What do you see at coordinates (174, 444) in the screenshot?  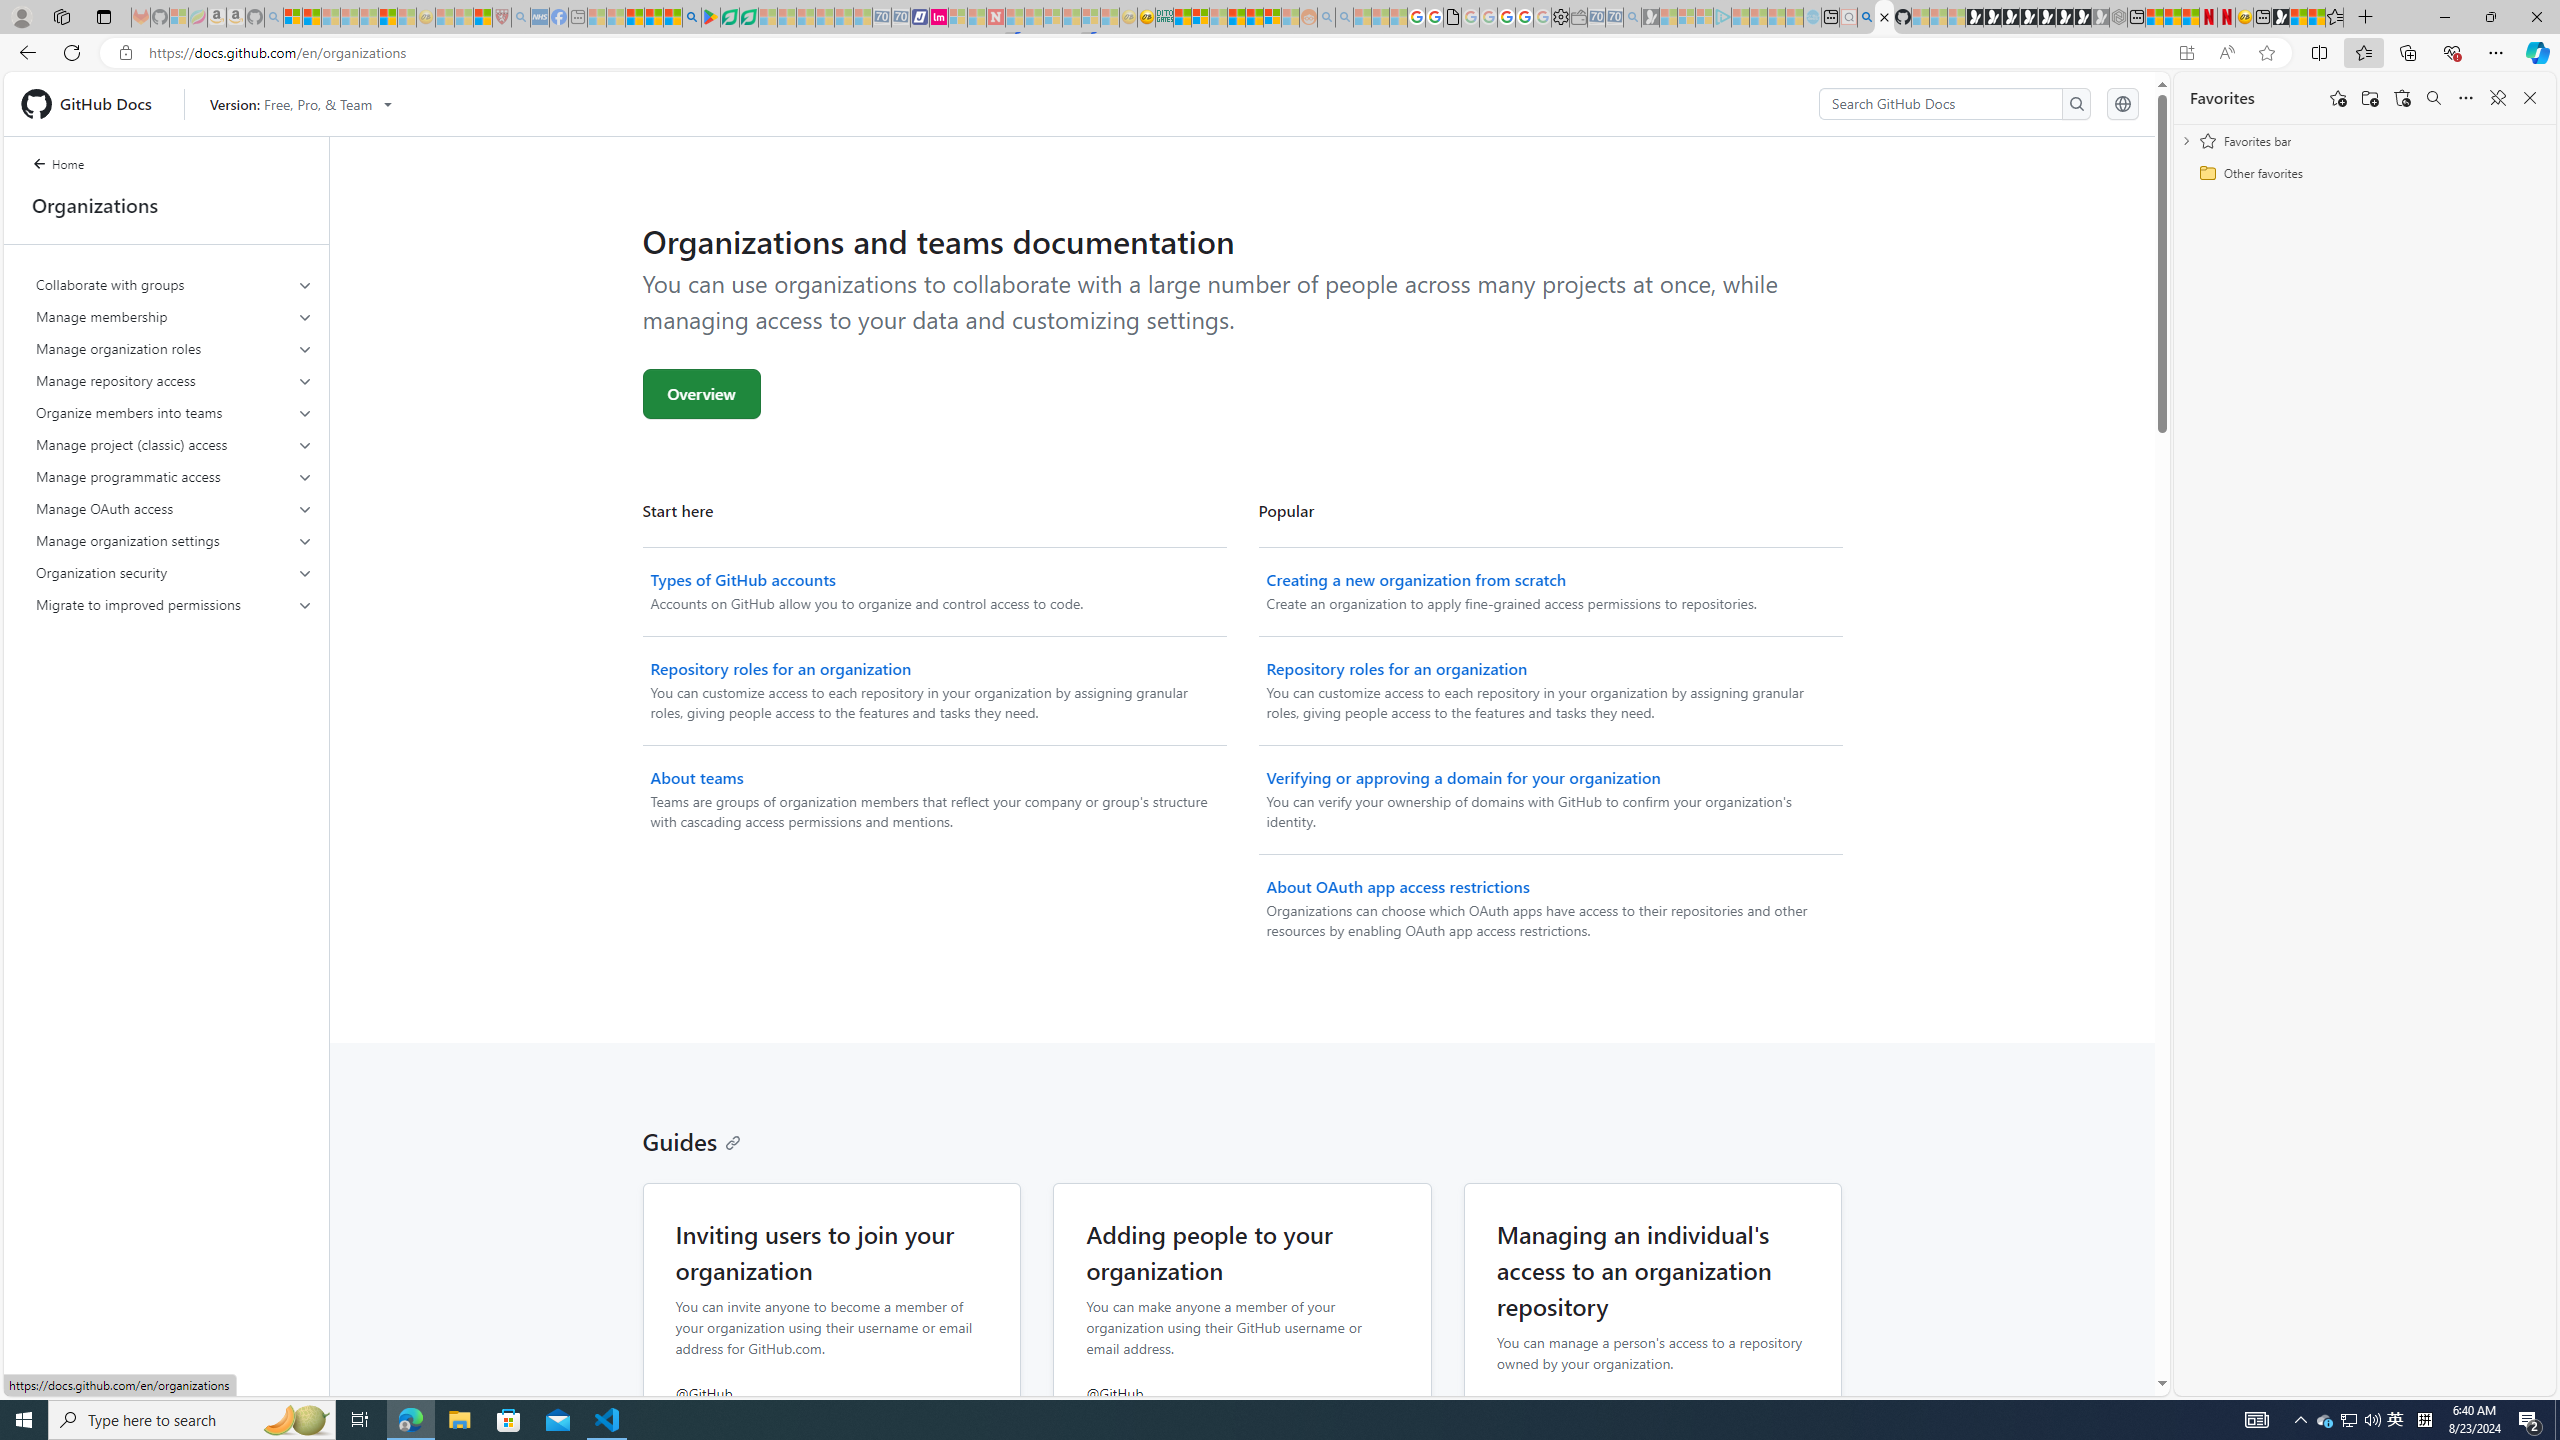 I see `'Manage project (classic) access'` at bounding box center [174, 444].